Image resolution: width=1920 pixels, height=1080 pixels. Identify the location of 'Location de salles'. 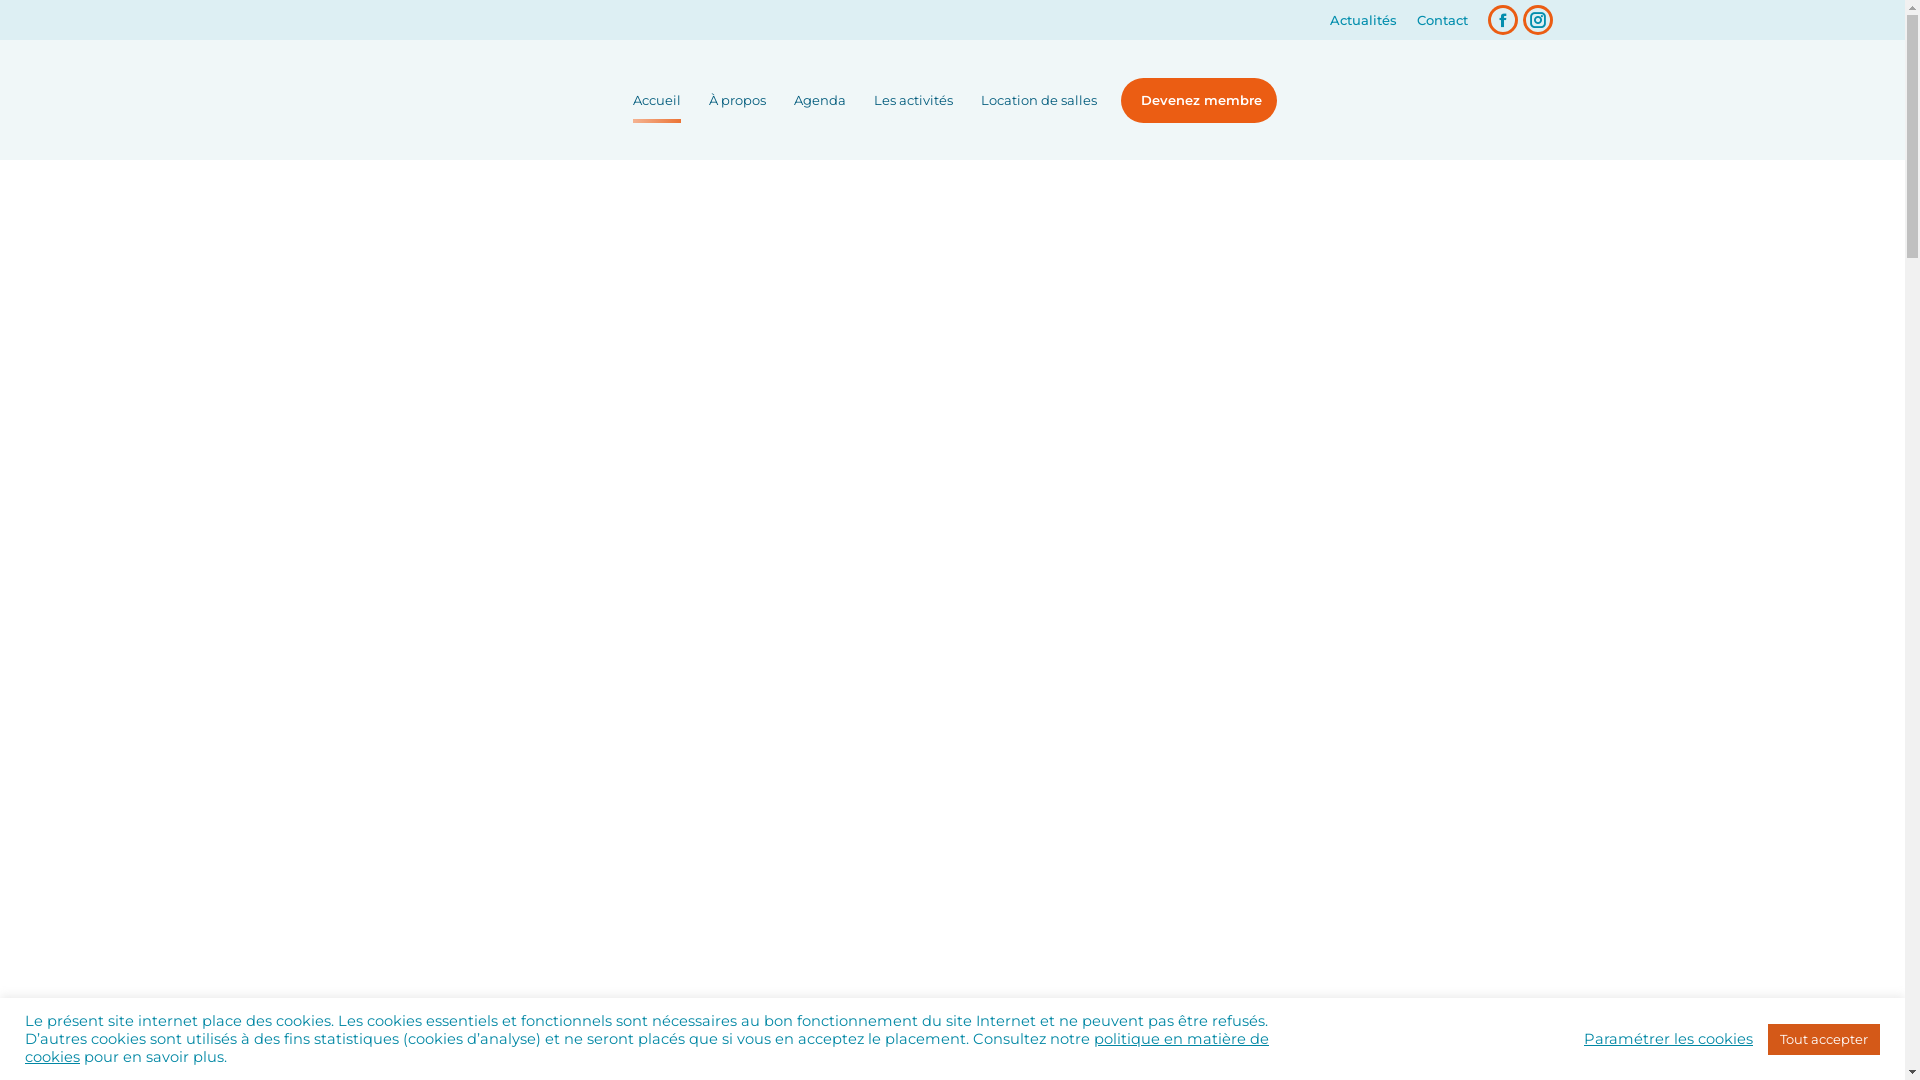
(1037, 100).